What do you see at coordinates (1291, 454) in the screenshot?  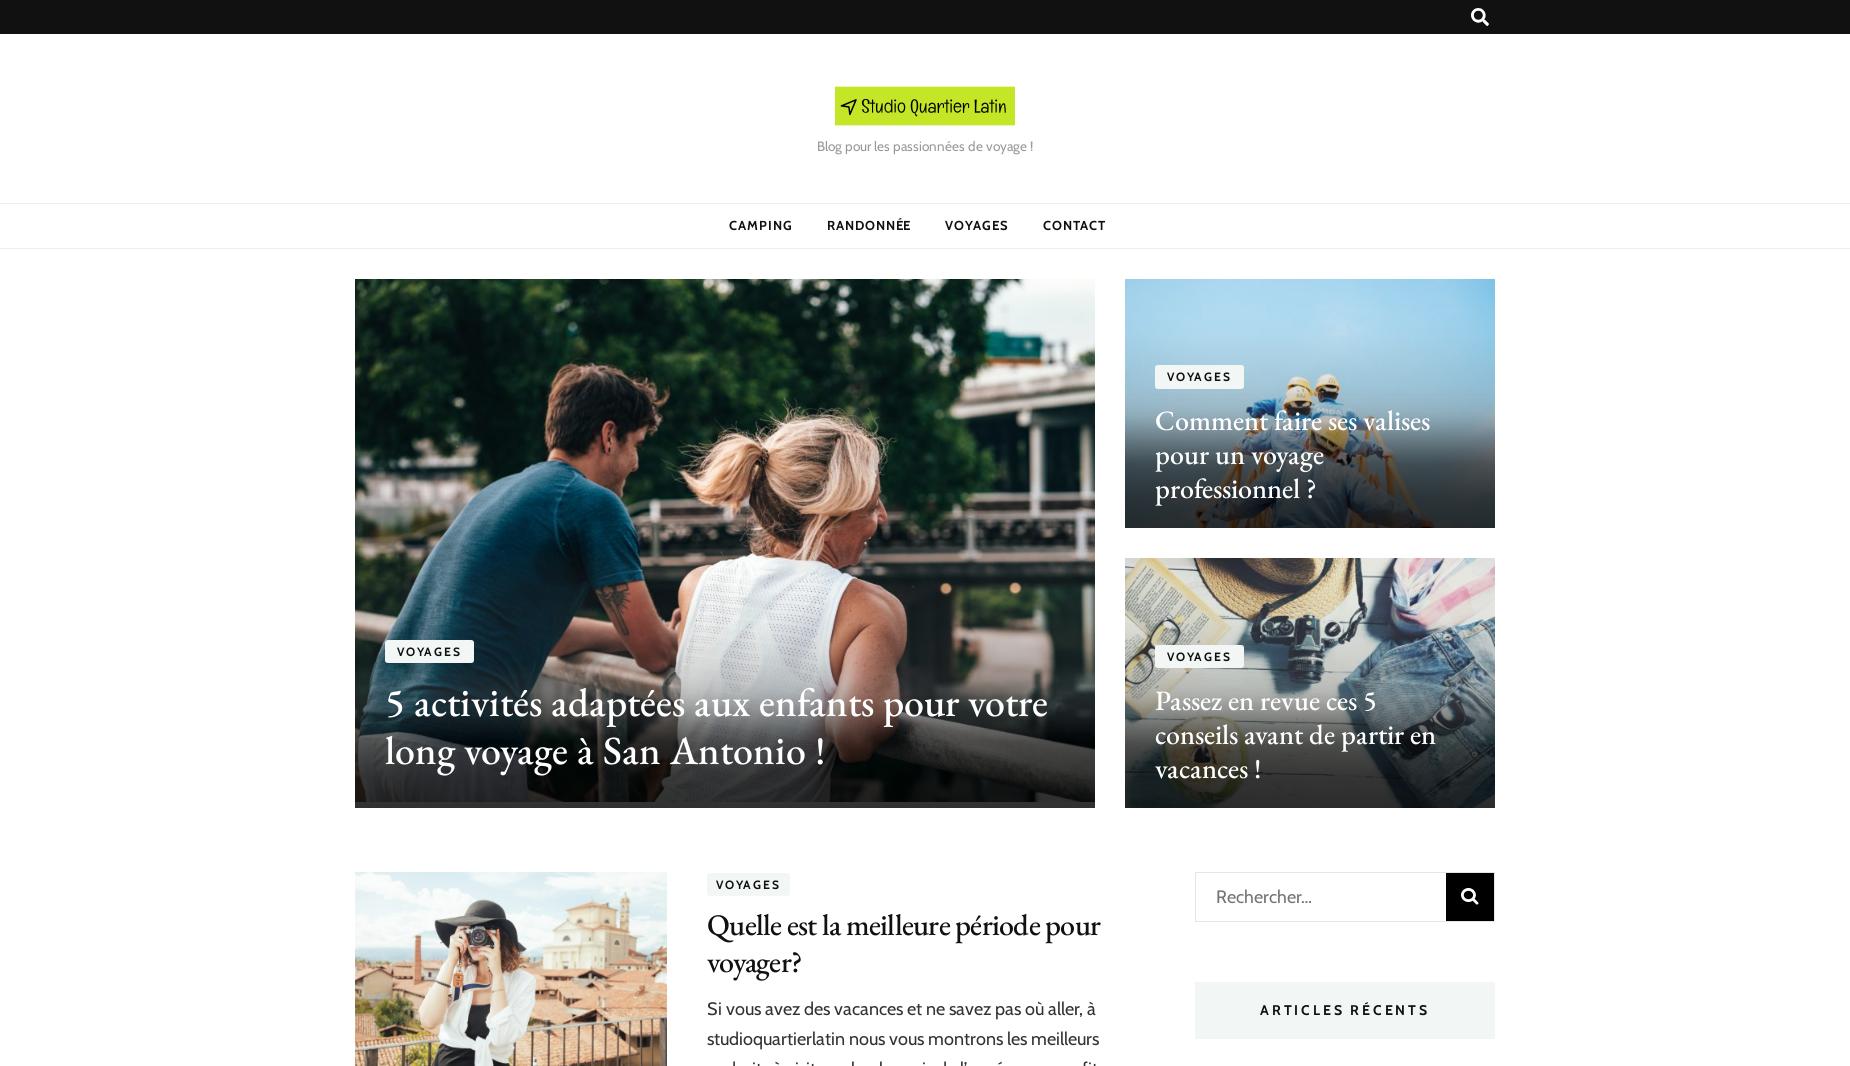 I see `'Comment faire ses valises pour un voyage professionnel ?'` at bounding box center [1291, 454].